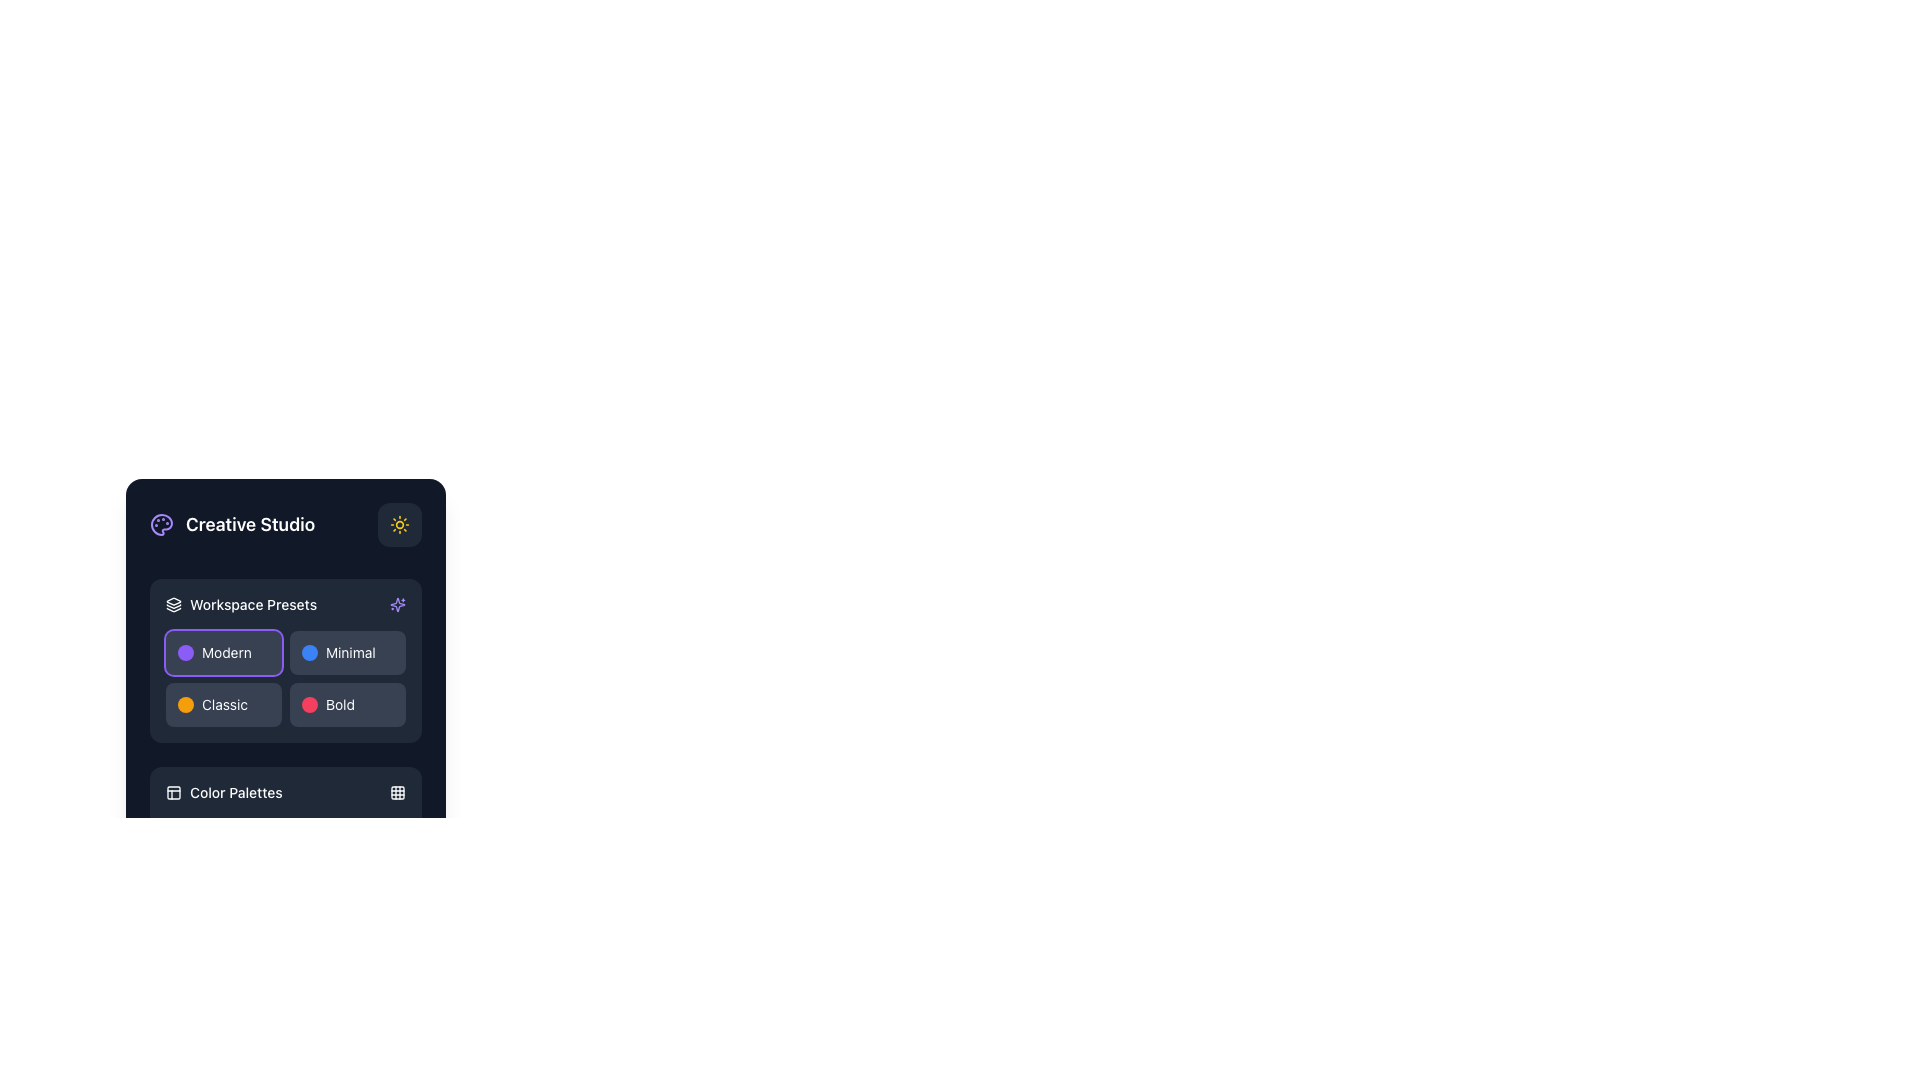 Image resolution: width=1920 pixels, height=1080 pixels. I want to click on the 'Bold' workspace preset label located in the bottom right quadrant of the 'Workspace Presets' section, so click(340, 704).